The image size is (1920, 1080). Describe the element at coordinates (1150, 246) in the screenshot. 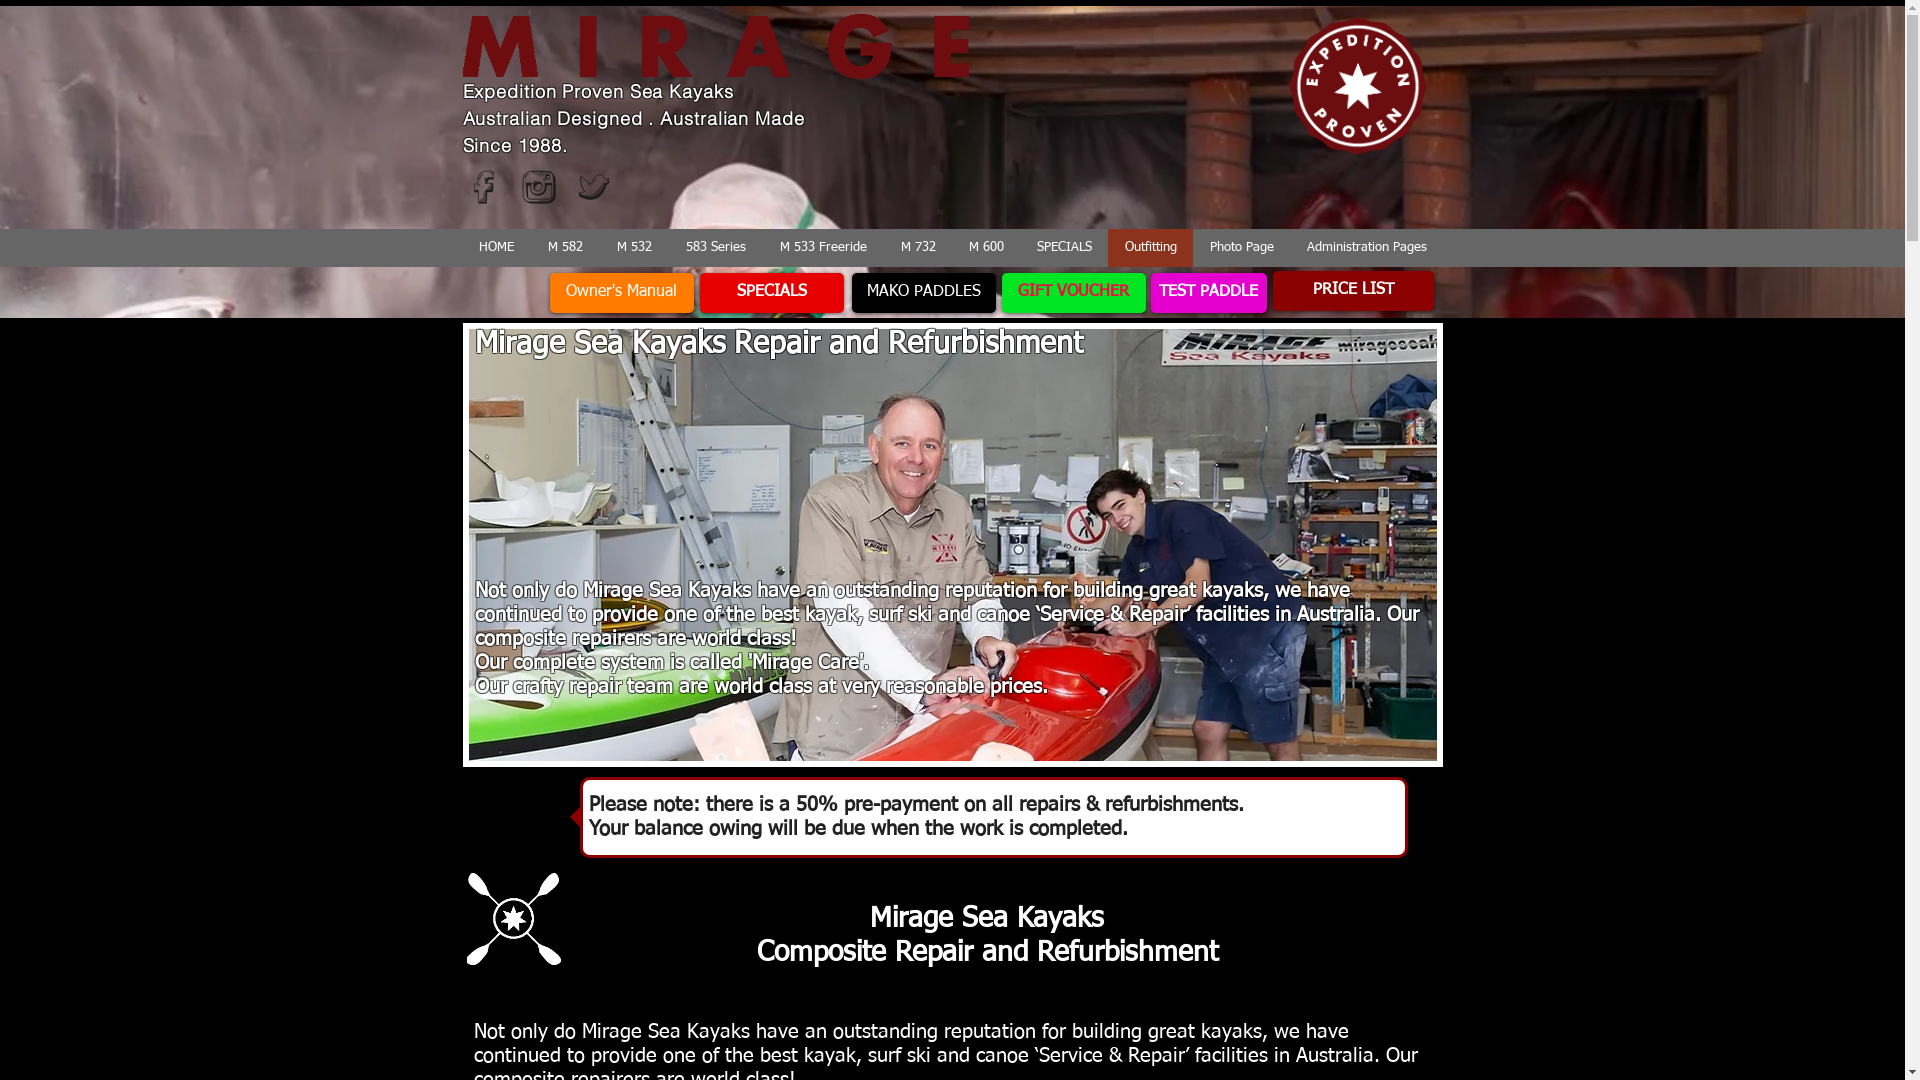

I see `'Outfitting'` at that location.